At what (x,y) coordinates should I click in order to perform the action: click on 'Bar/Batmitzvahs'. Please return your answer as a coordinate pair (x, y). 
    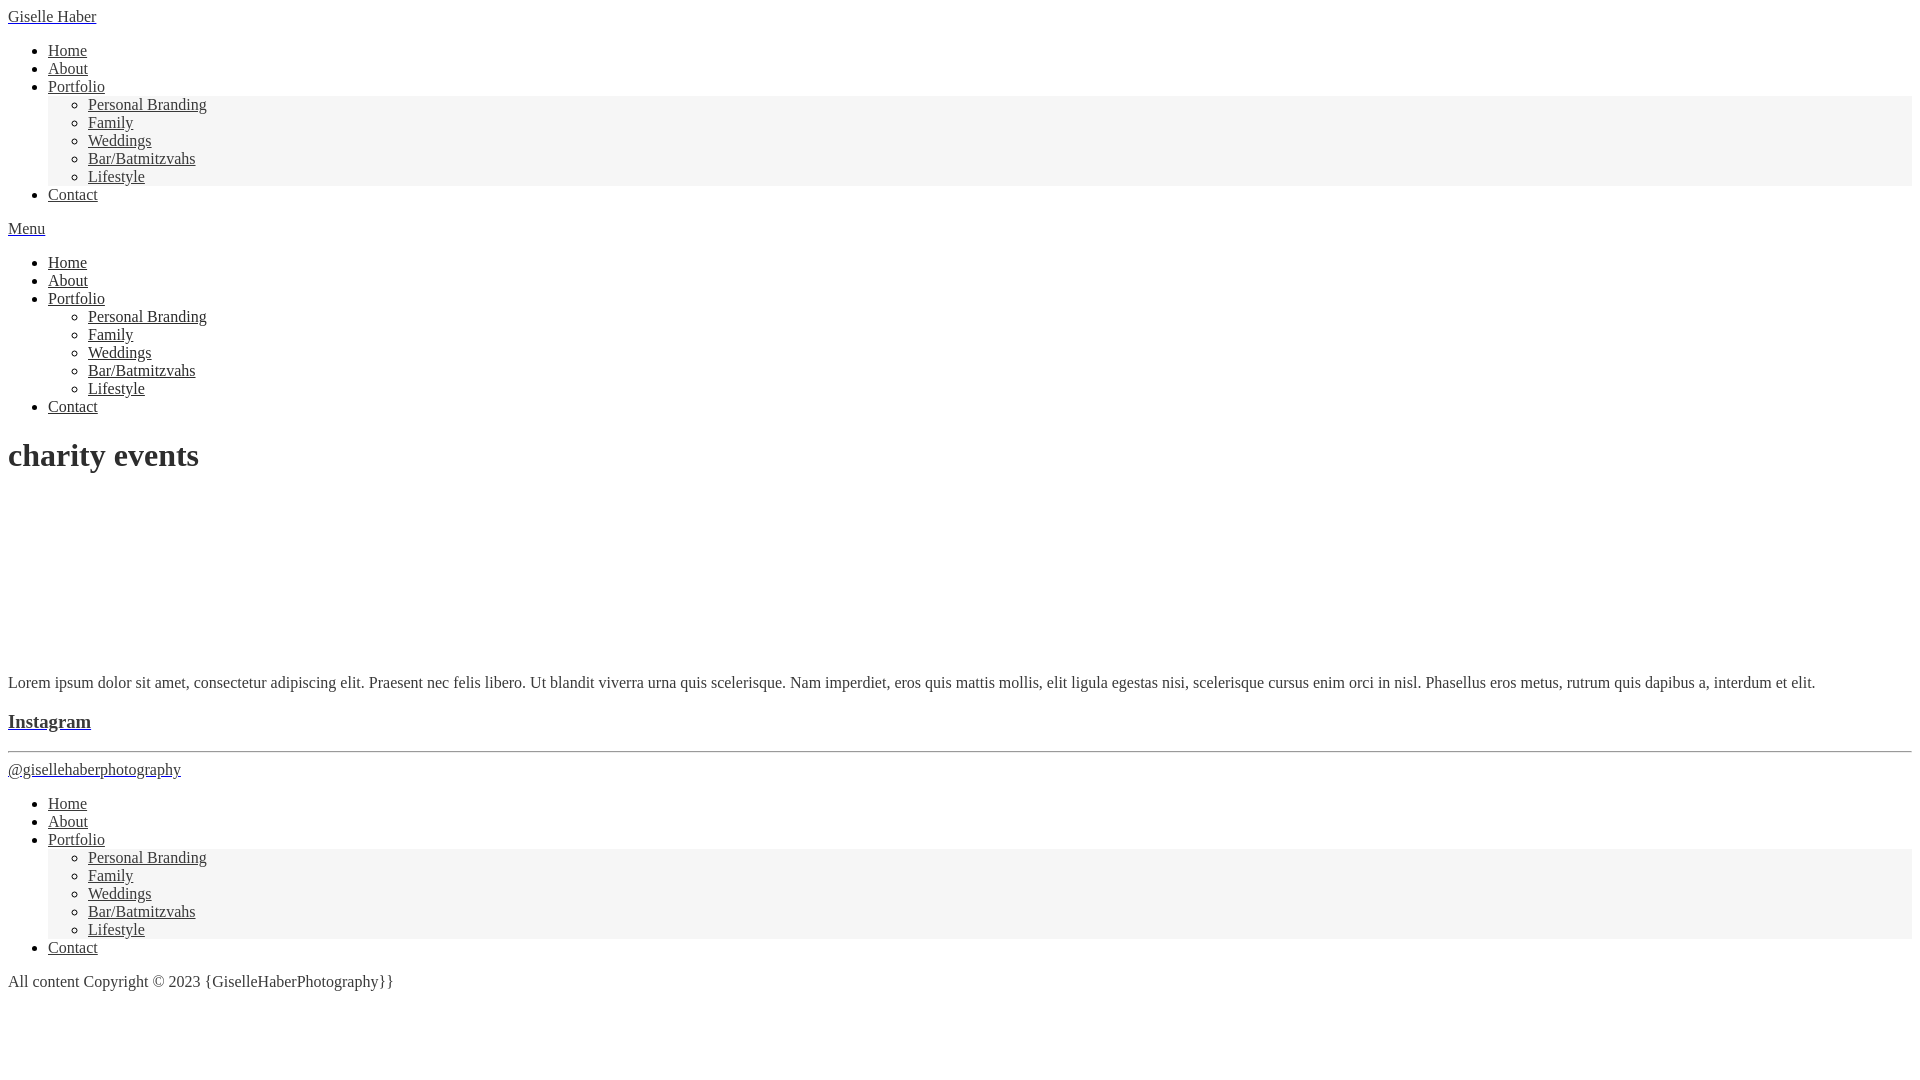
    Looking at the image, I should click on (141, 911).